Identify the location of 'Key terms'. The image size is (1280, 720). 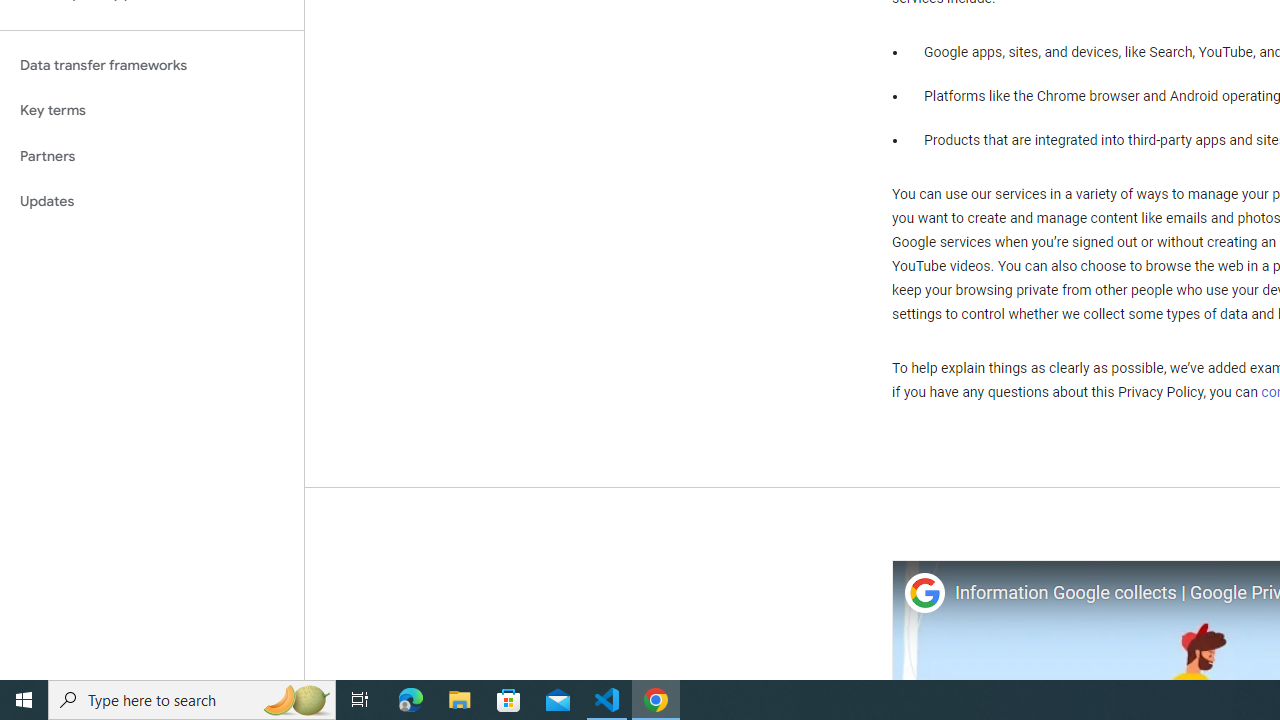
(151, 110).